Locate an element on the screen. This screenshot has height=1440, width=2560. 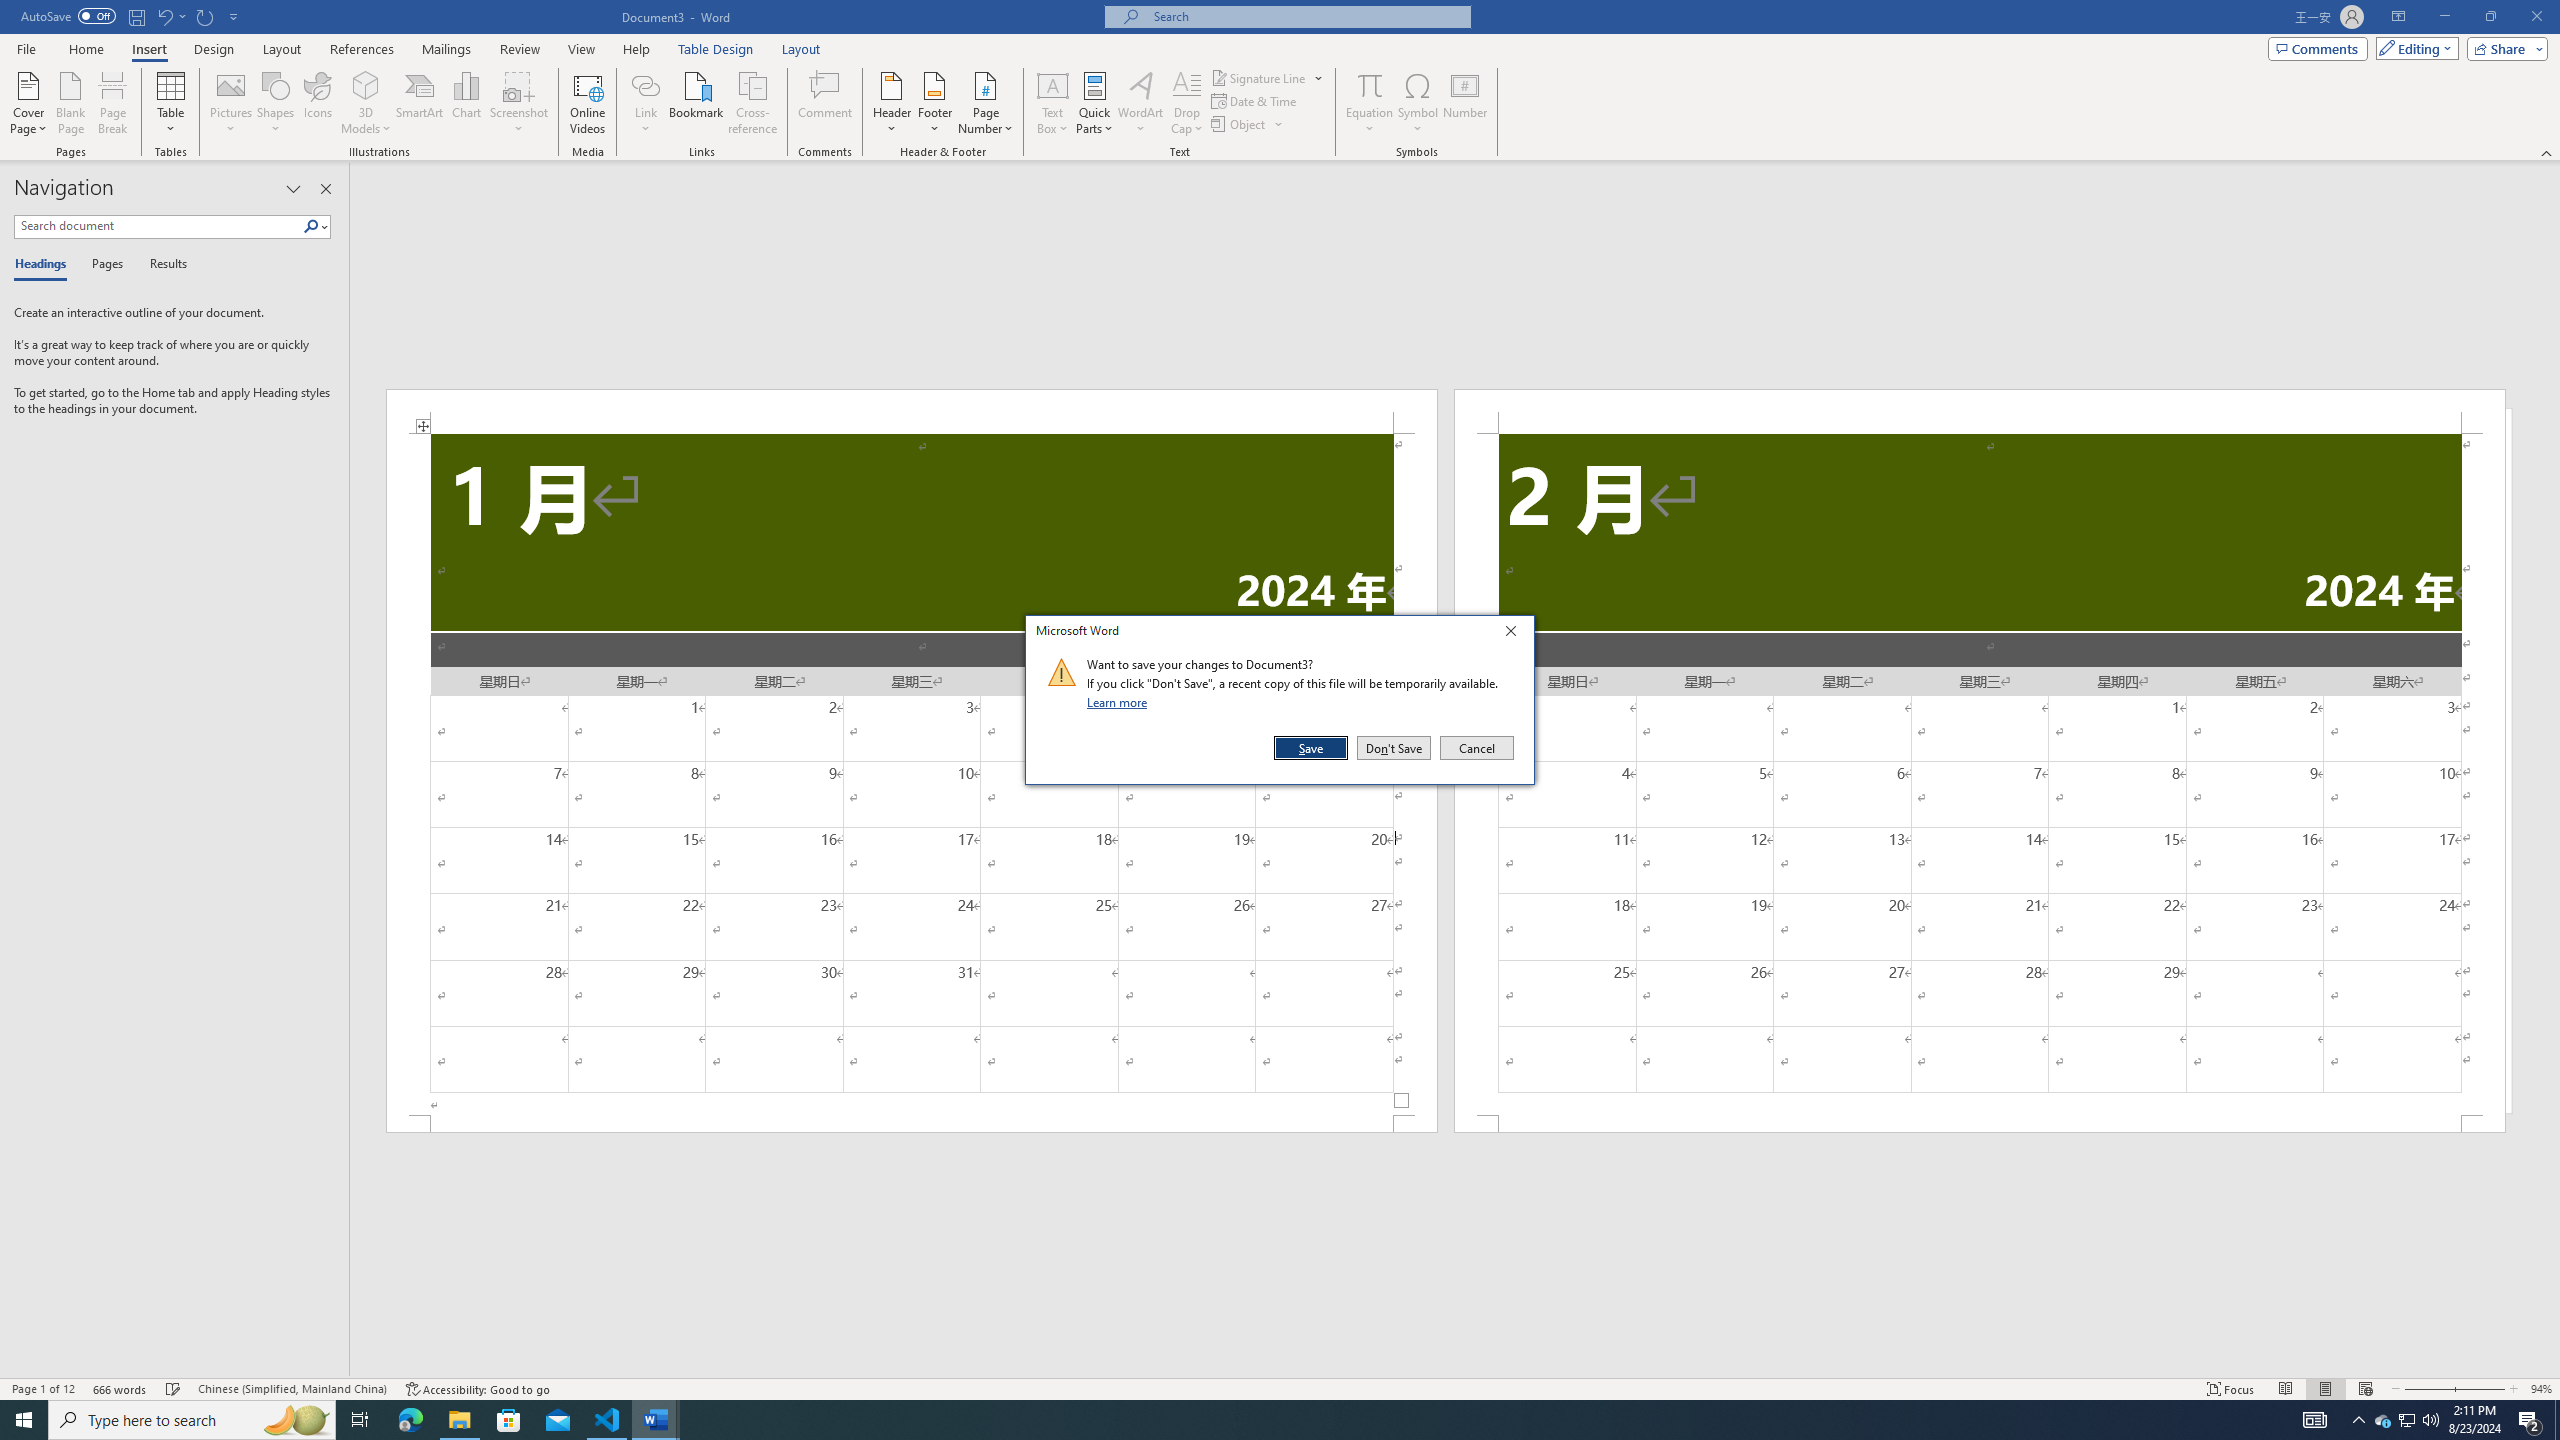
'Icons' is located at coordinates (317, 103).